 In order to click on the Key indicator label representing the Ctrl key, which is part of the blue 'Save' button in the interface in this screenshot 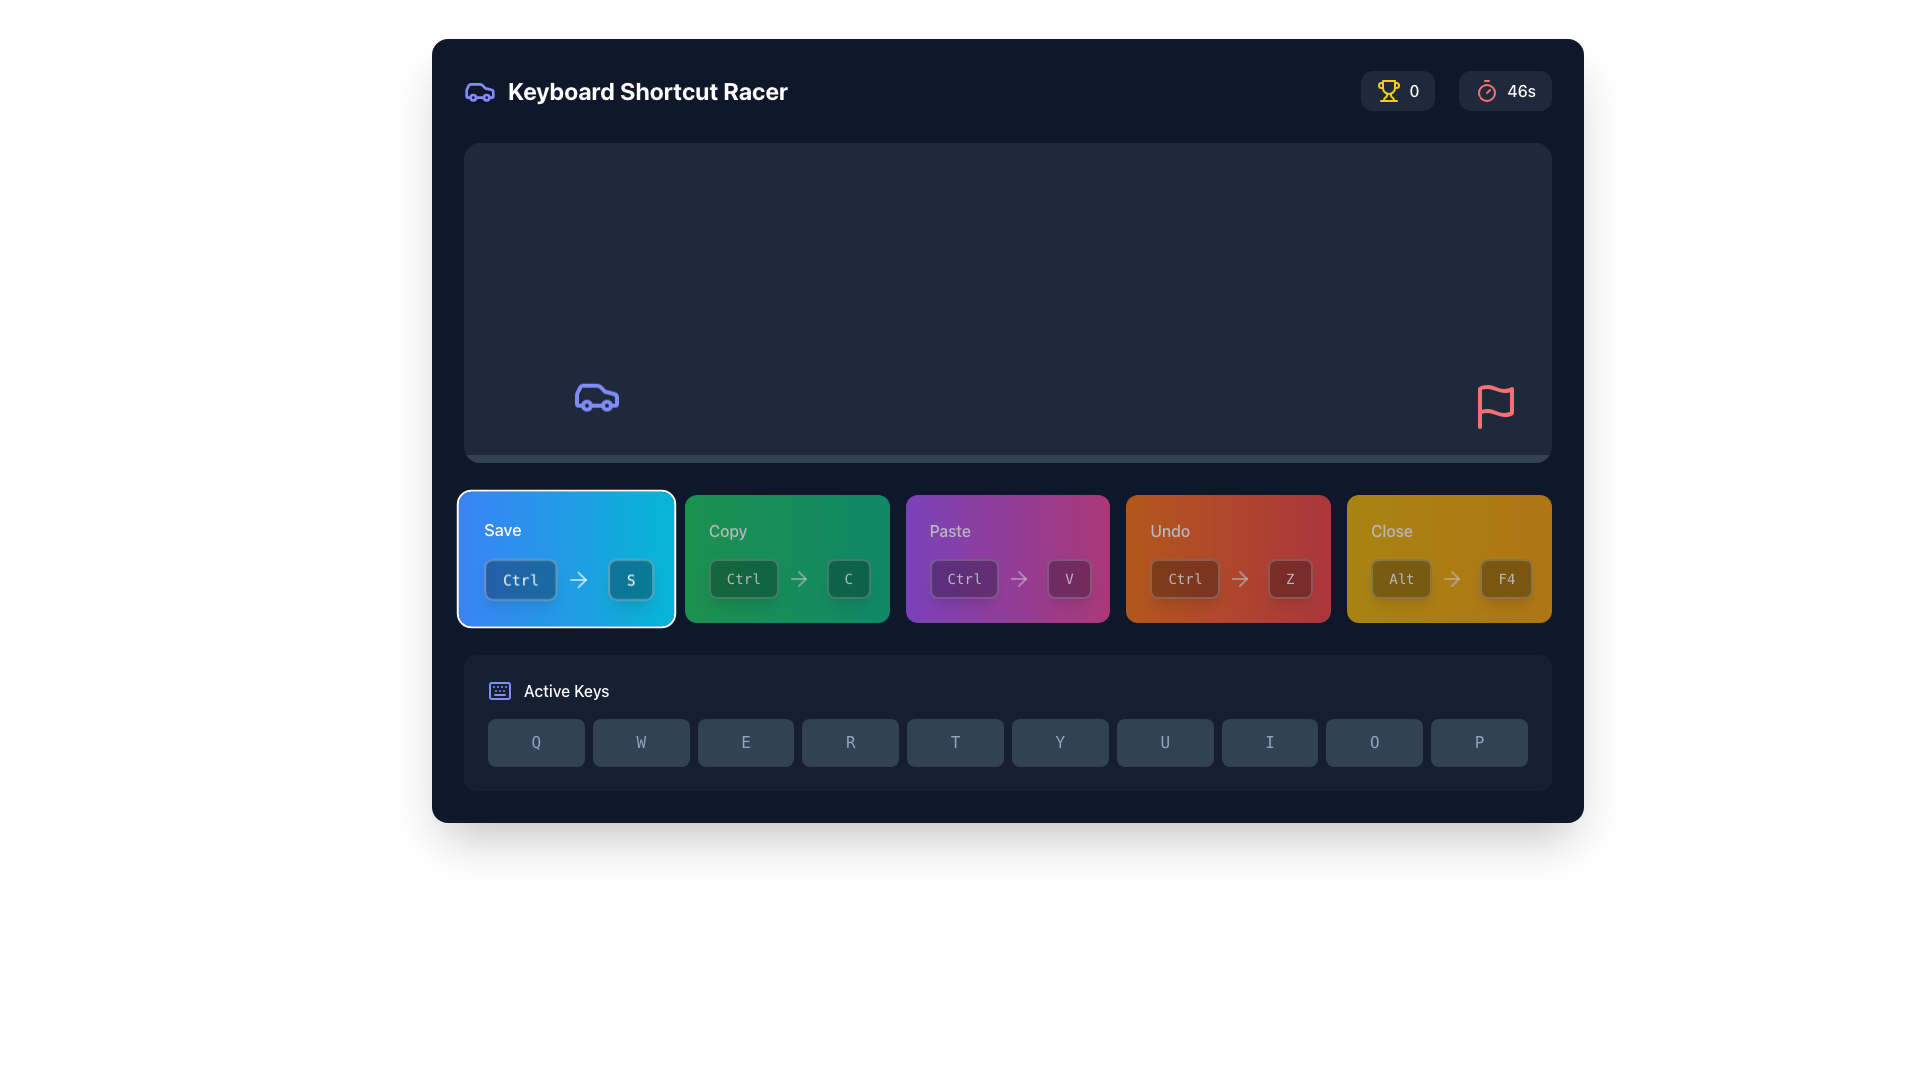, I will do `click(520, 579)`.